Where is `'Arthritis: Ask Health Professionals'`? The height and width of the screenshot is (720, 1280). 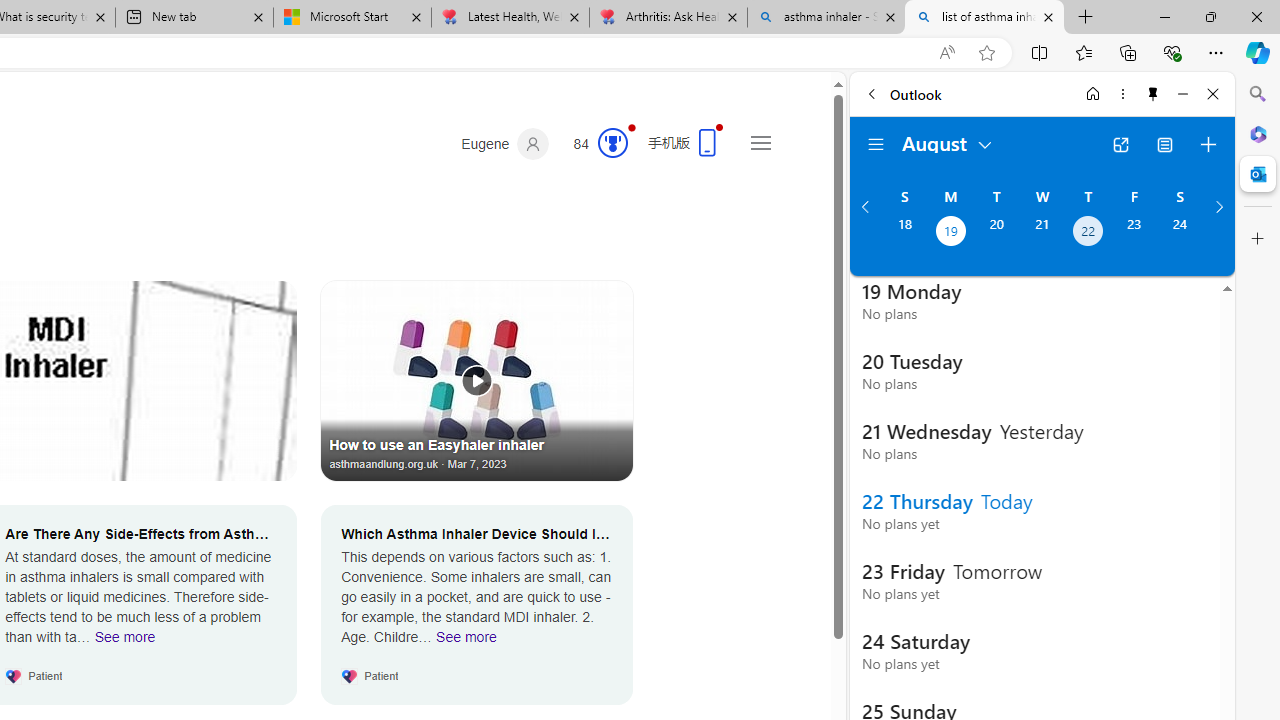 'Arthritis: Ask Health Professionals' is located at coordinates (668, 17).